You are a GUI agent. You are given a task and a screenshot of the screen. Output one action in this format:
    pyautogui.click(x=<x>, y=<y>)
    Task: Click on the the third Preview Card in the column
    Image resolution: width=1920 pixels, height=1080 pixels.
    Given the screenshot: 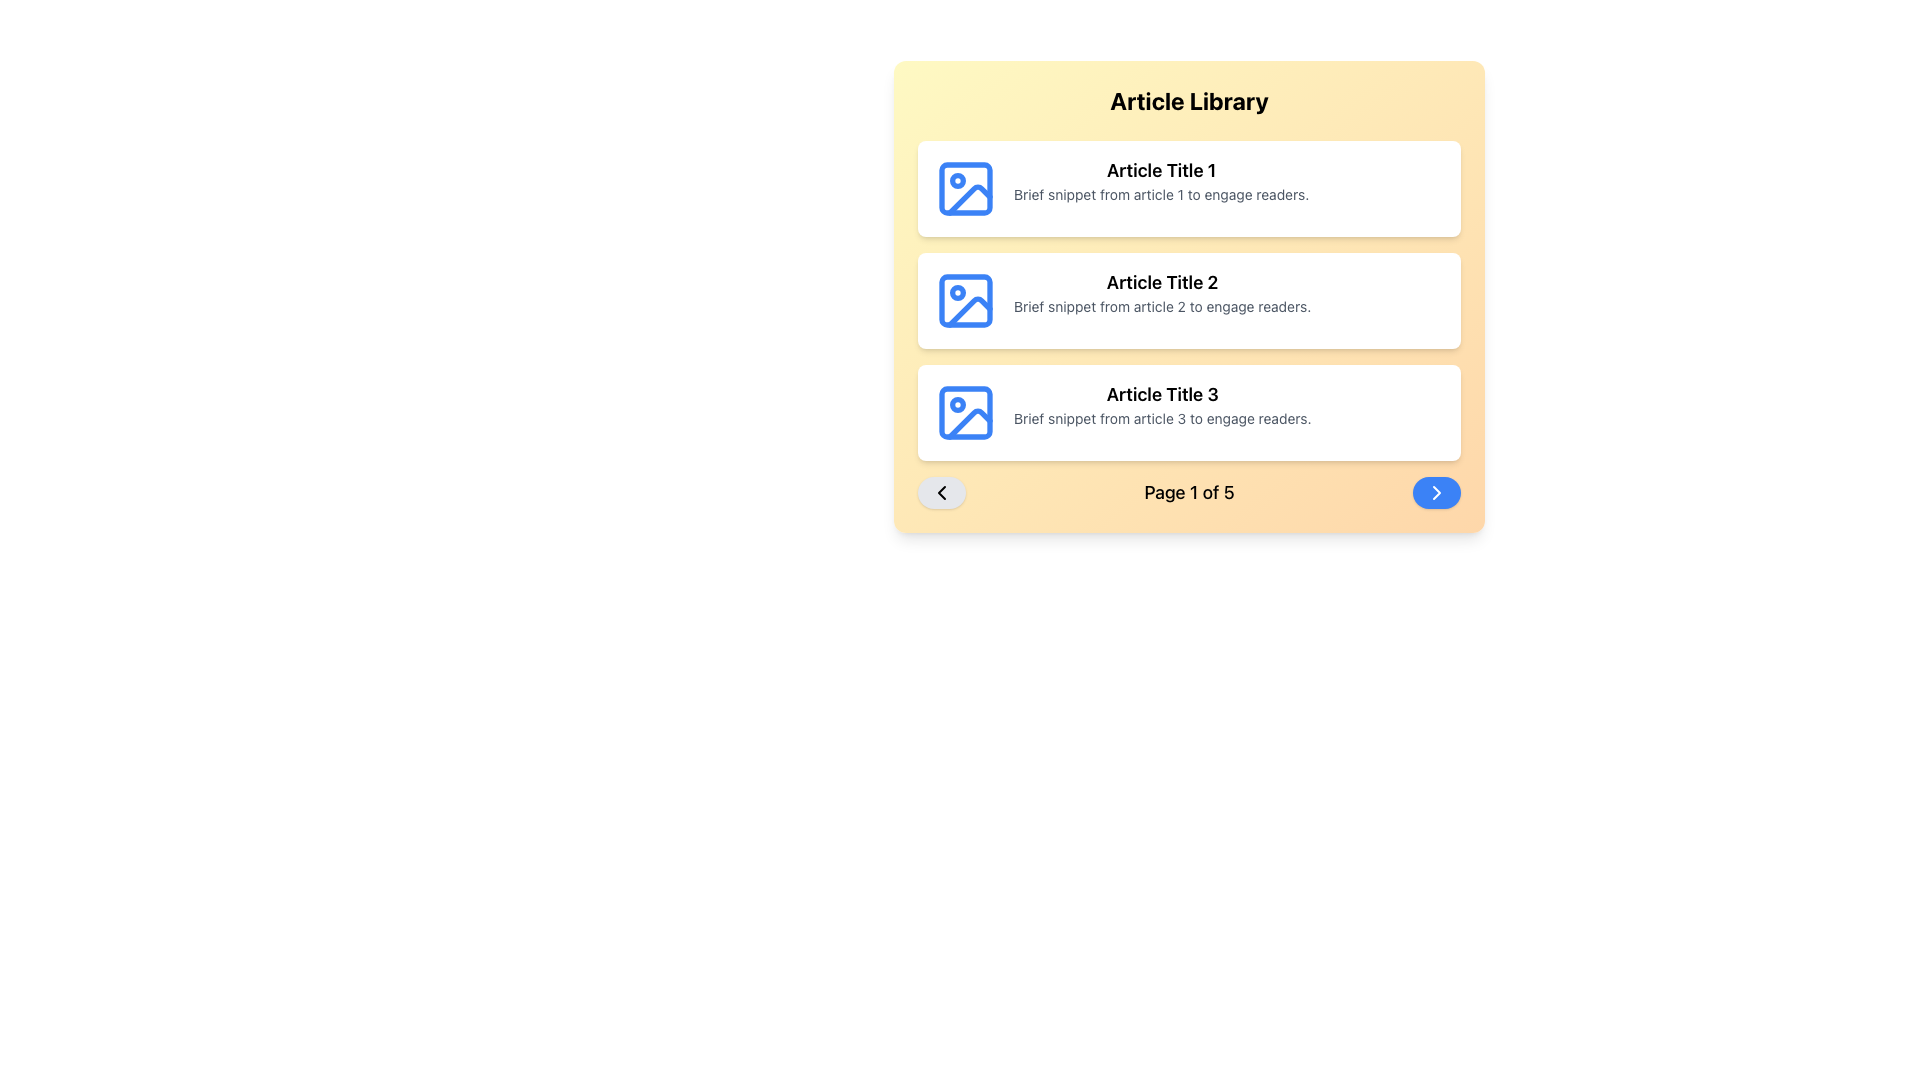 What is the action you would take?
    pyautogui.click(x=1189, y=411)
    